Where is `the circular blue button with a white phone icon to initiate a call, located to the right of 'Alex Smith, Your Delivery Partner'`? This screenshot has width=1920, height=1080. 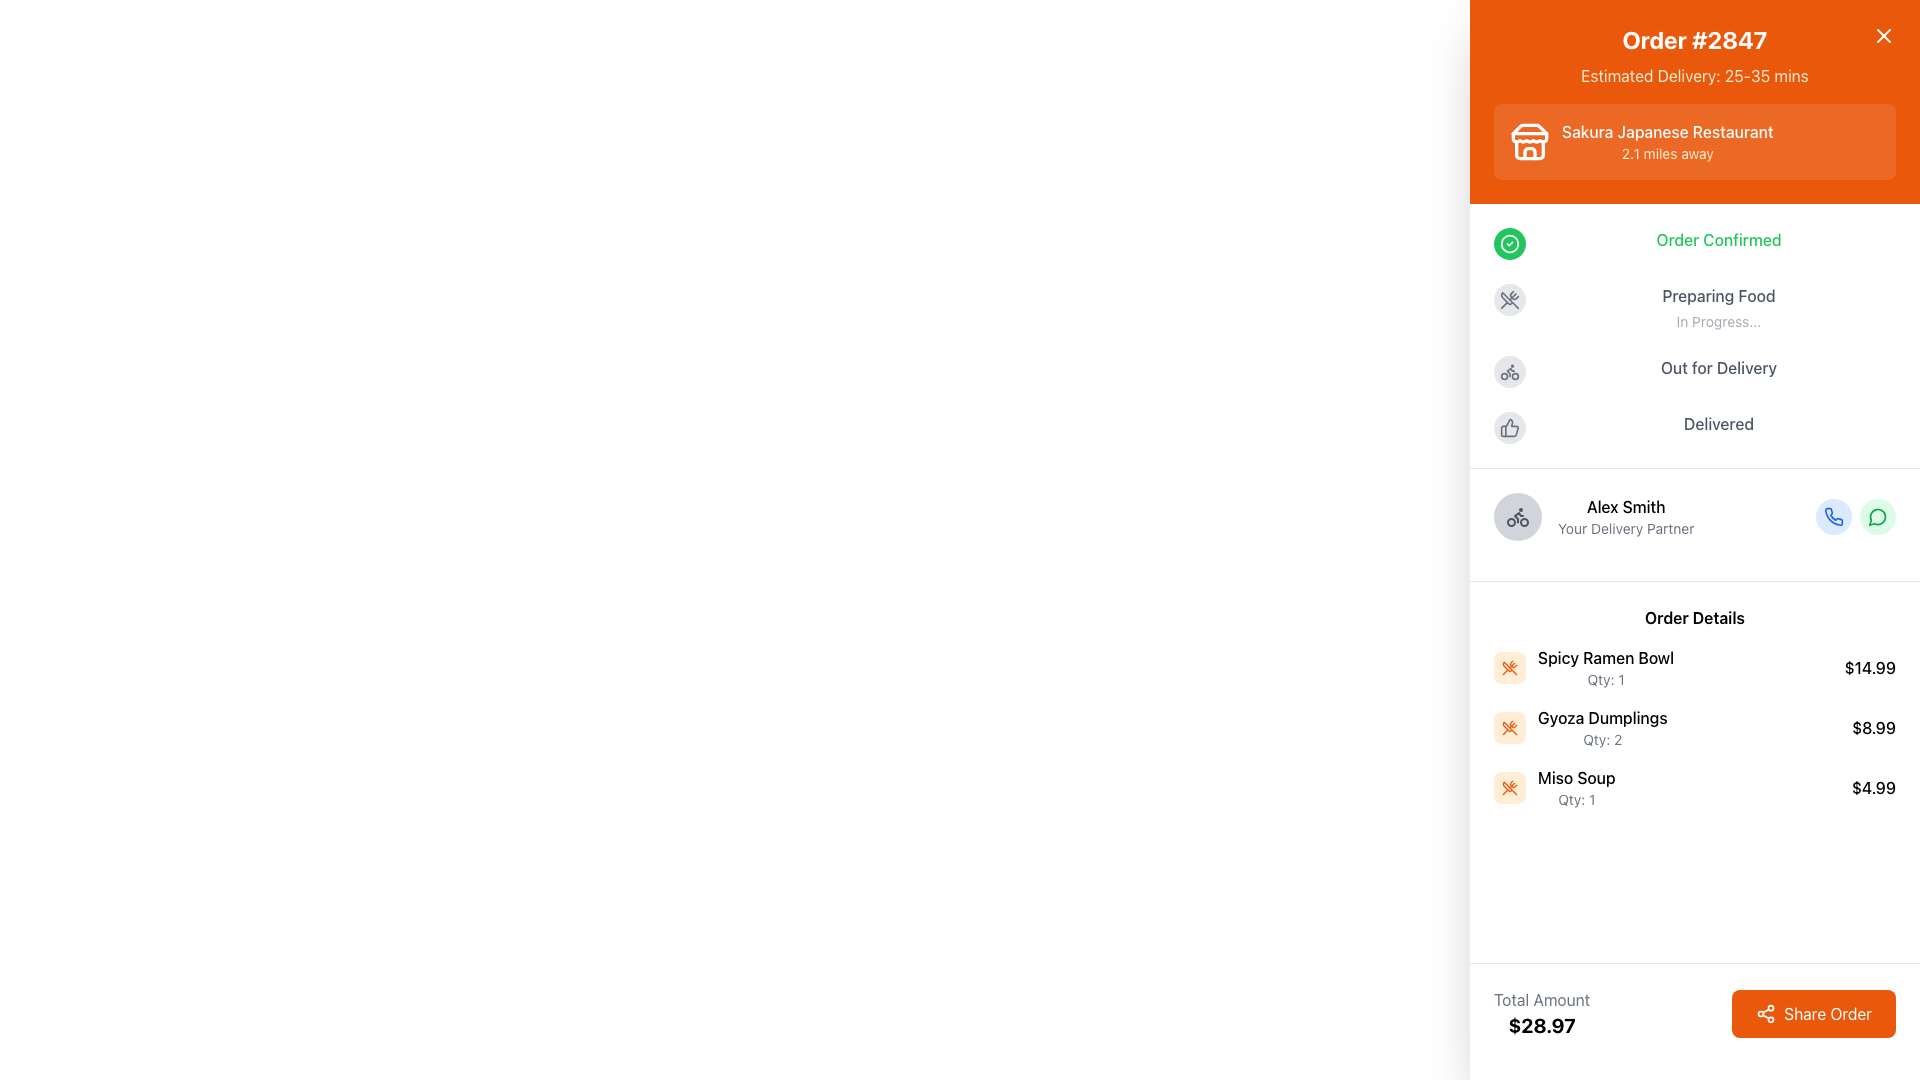 the circular blue button with a white phone icon to initiate a call, located to the right of 'Alex Smith, Your Delivery Partner' is located at coordinates (1833, 515).